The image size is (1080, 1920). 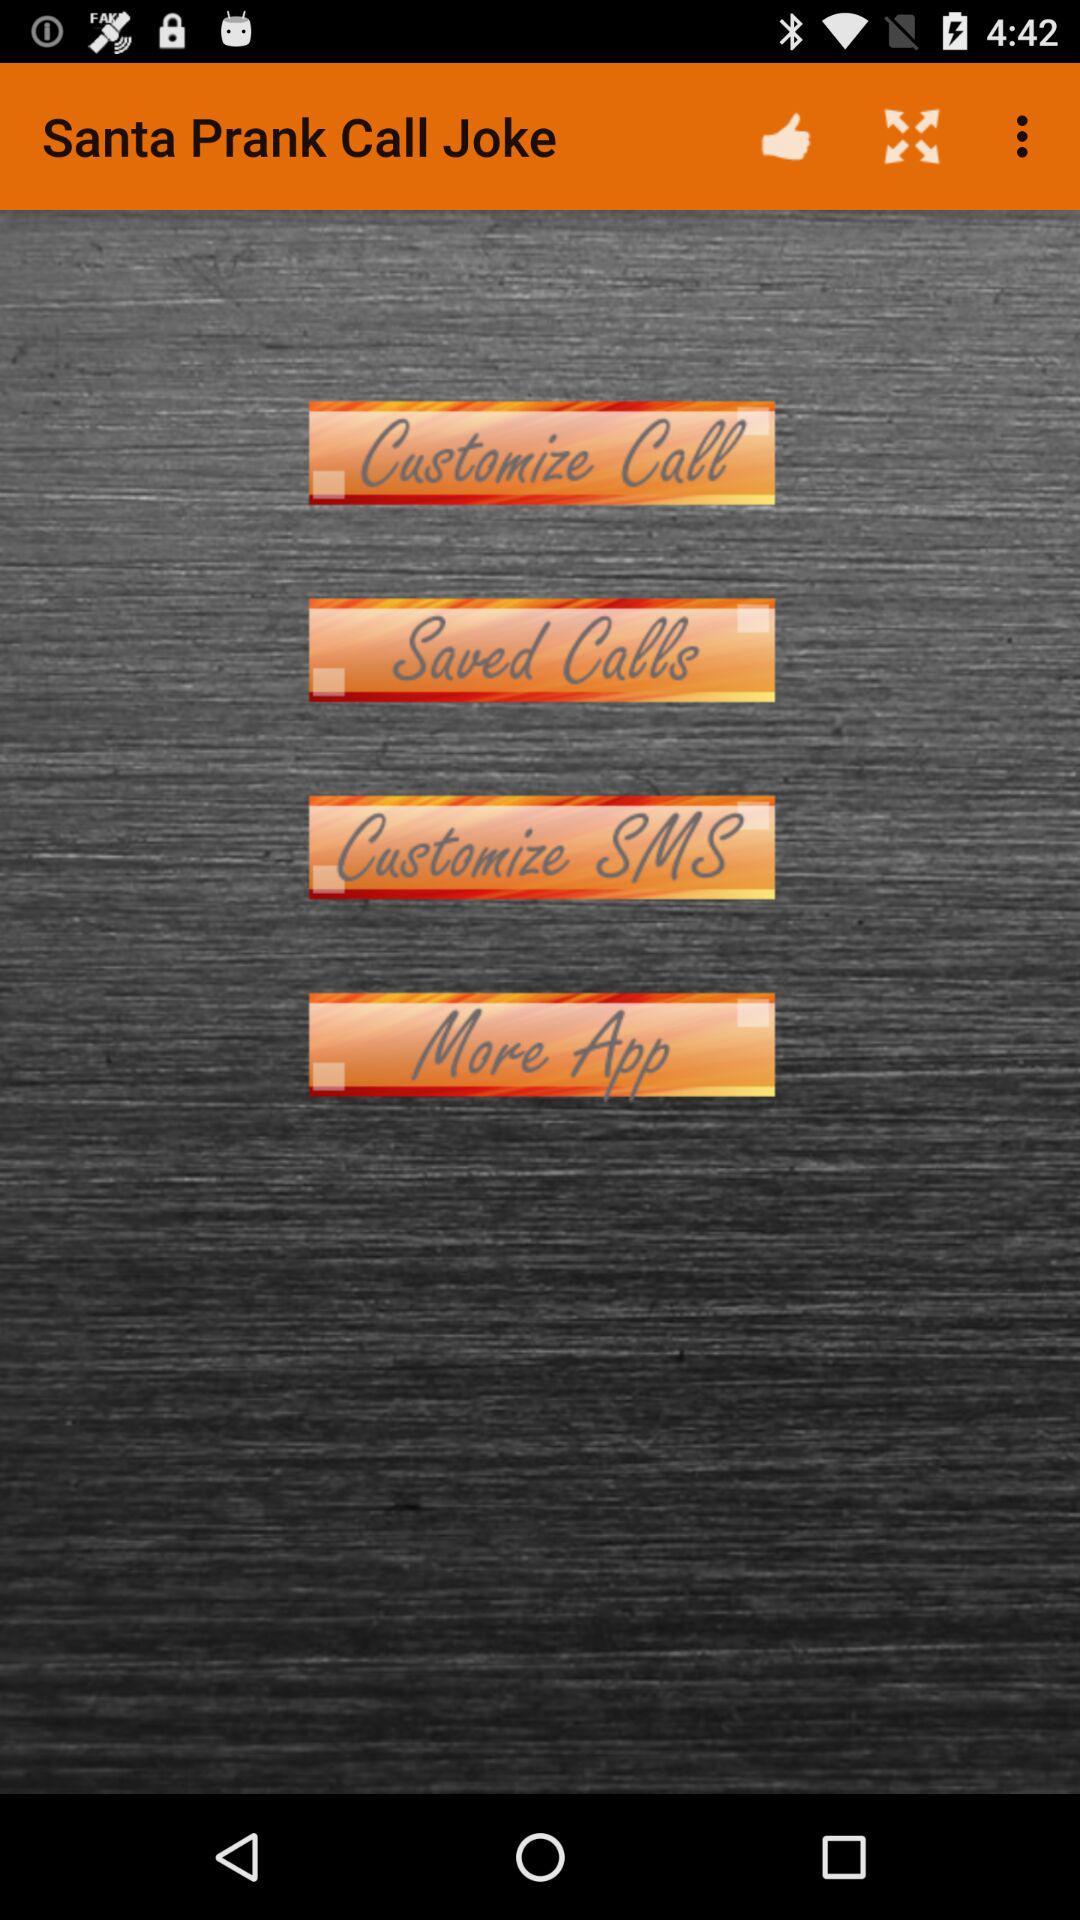 What do you see at coordinates (540, 847) in the screenshot?
I see `customize sms message` at bounding box center [540, 847].